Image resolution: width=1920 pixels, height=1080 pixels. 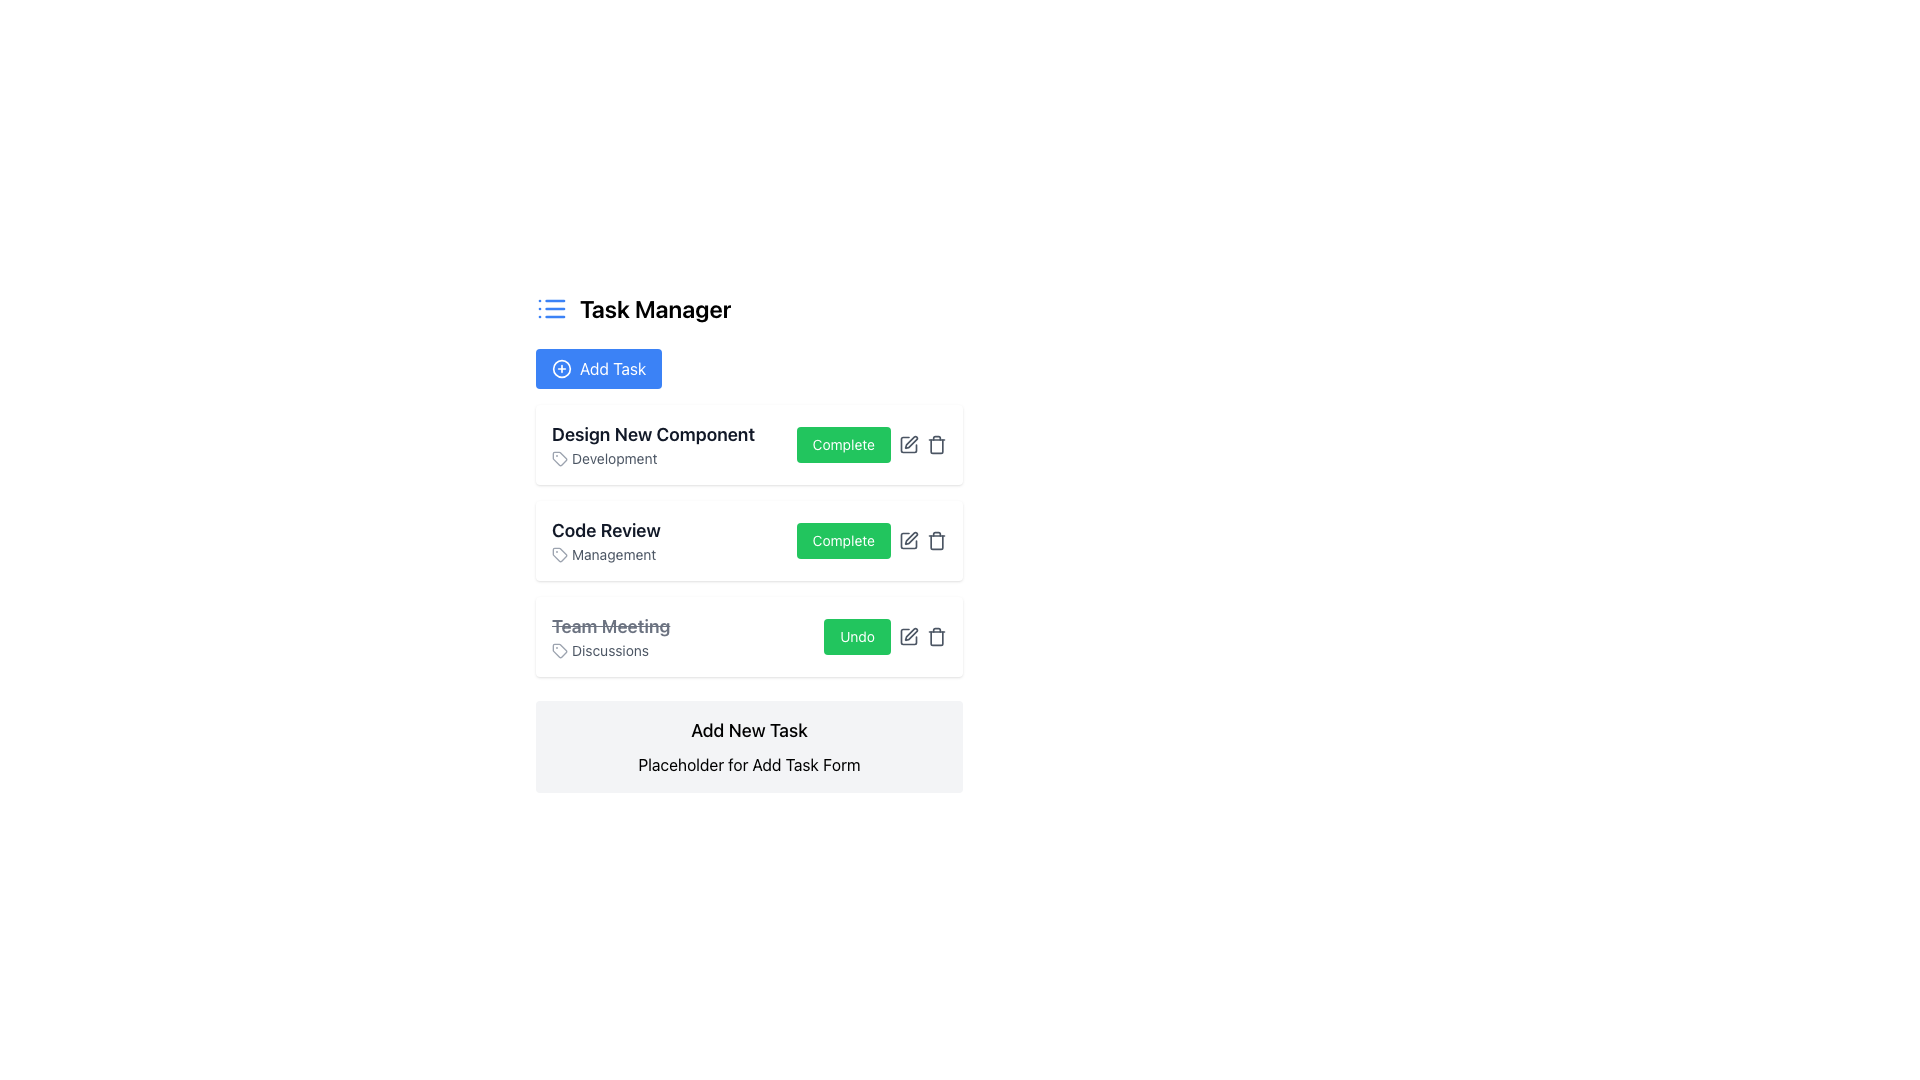 What do you see at coordinates (857, 636) in the screenshot?
I see `the 'Undo' button with white text on a green background located in the third task row labeled 'Team Meeting' to undo the task status` at bounding box center [857, 636].